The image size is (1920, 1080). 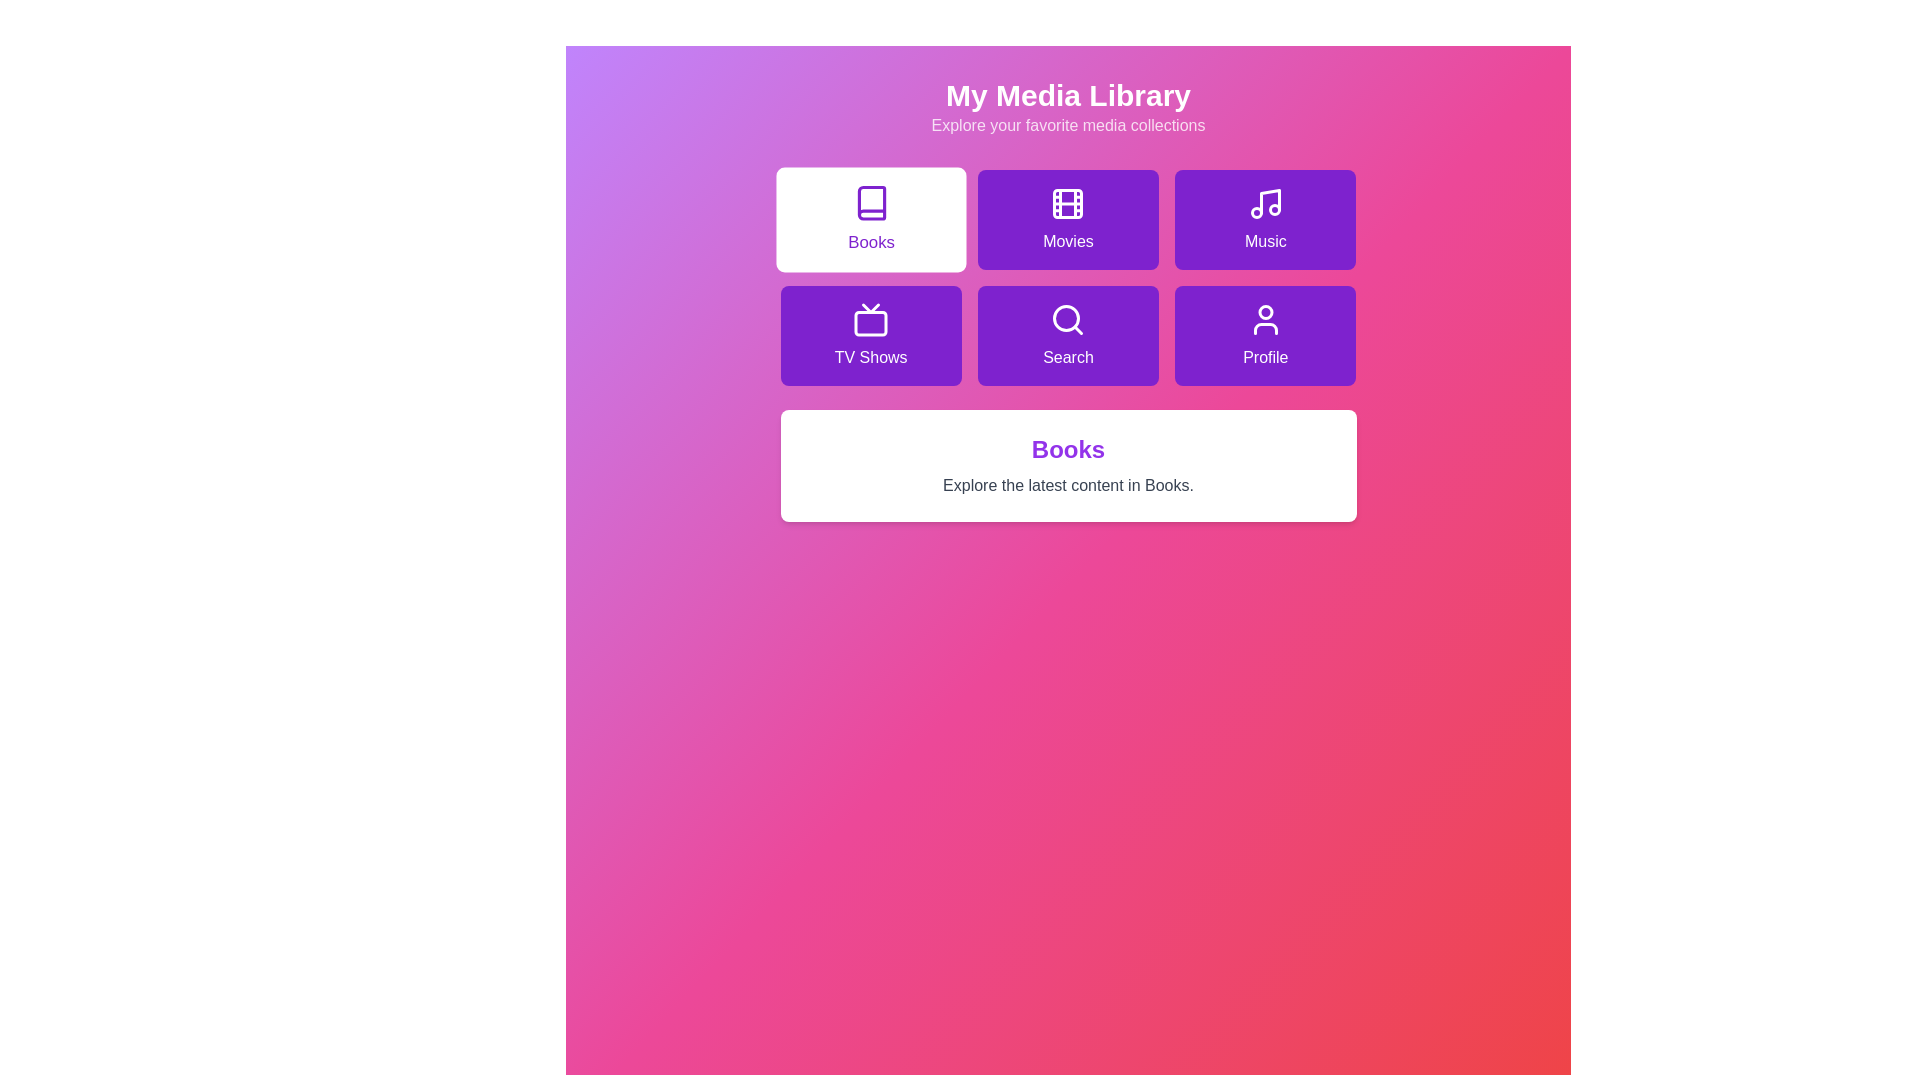 What do you see at coordinates (1067, 204) in the screenshot?
I see `the movie reel button in the Movies grid` at bounding box center [1067, 204].